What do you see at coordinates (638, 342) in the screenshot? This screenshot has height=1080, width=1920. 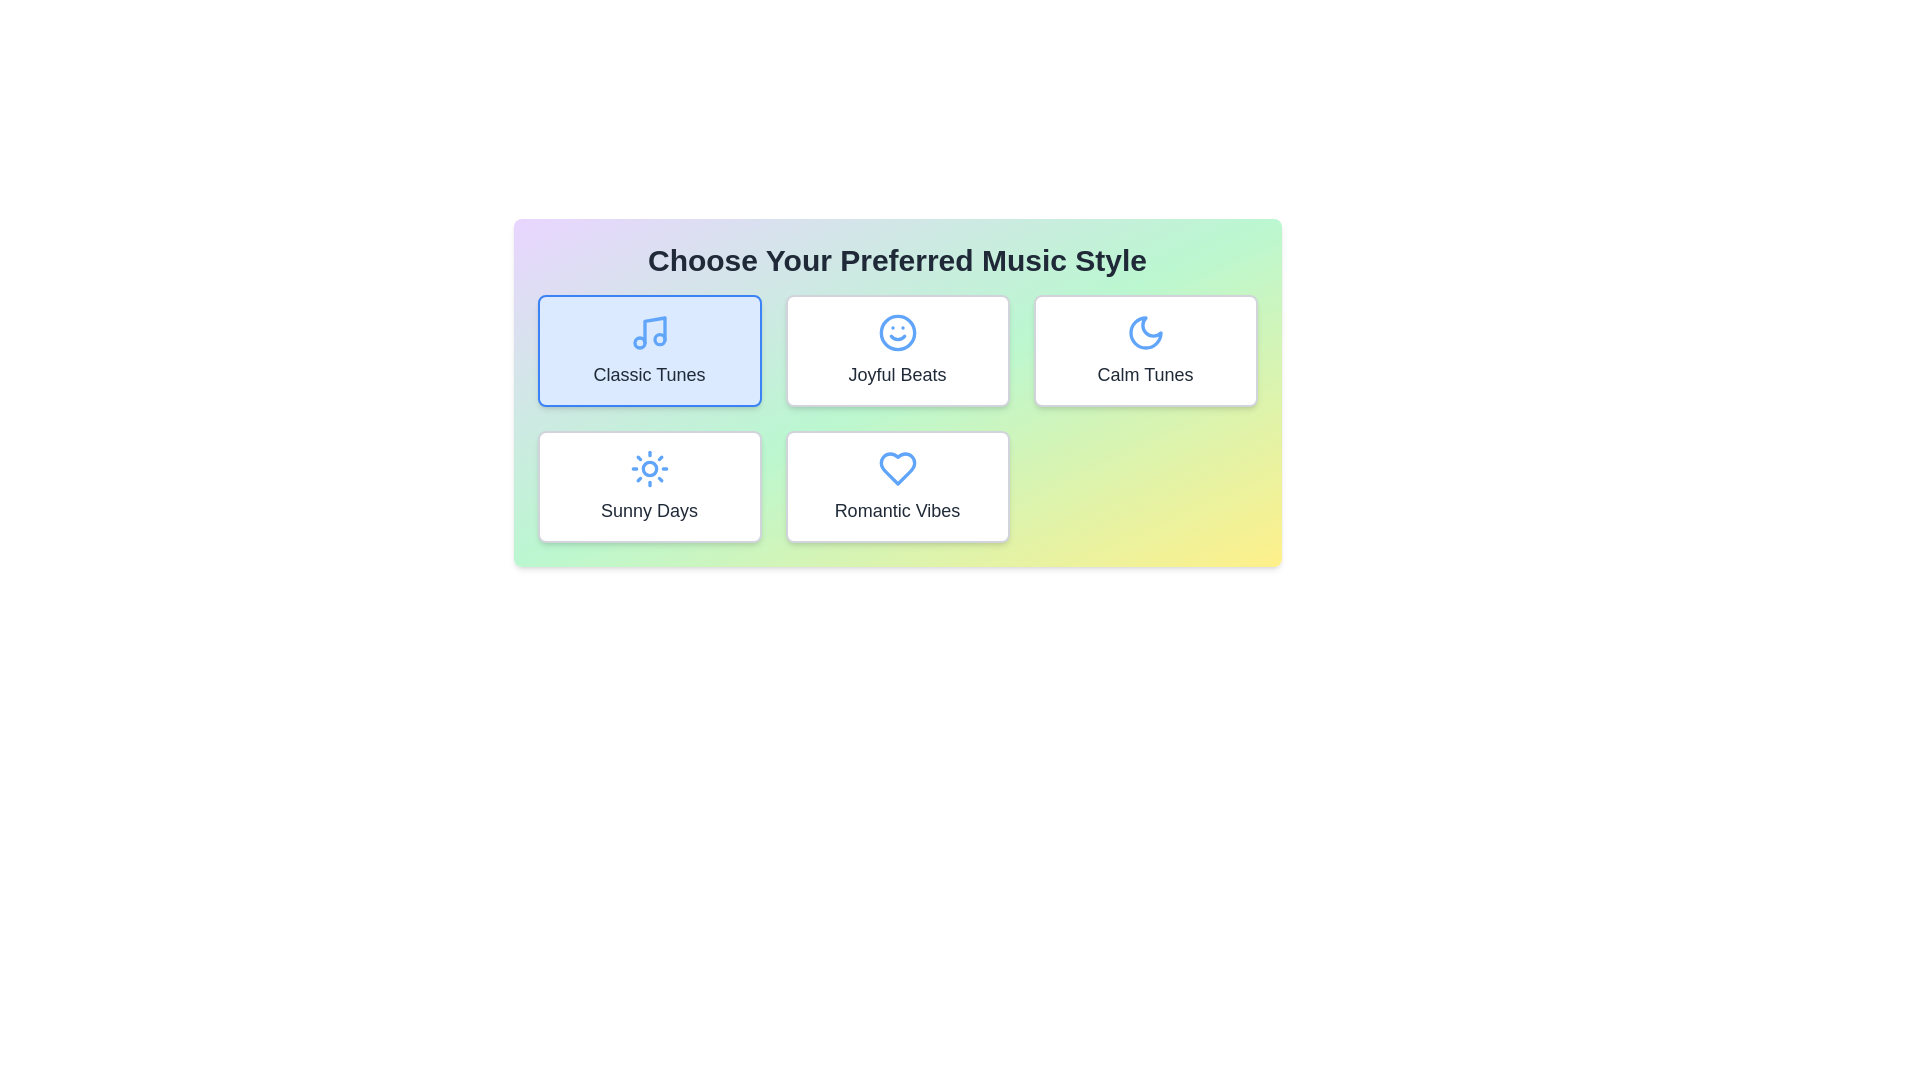 I see `the graphical shape within the musical note icon associated with the 'Classic Tunes' option located at the top-left of the interface` at bounding box center [638, 342].